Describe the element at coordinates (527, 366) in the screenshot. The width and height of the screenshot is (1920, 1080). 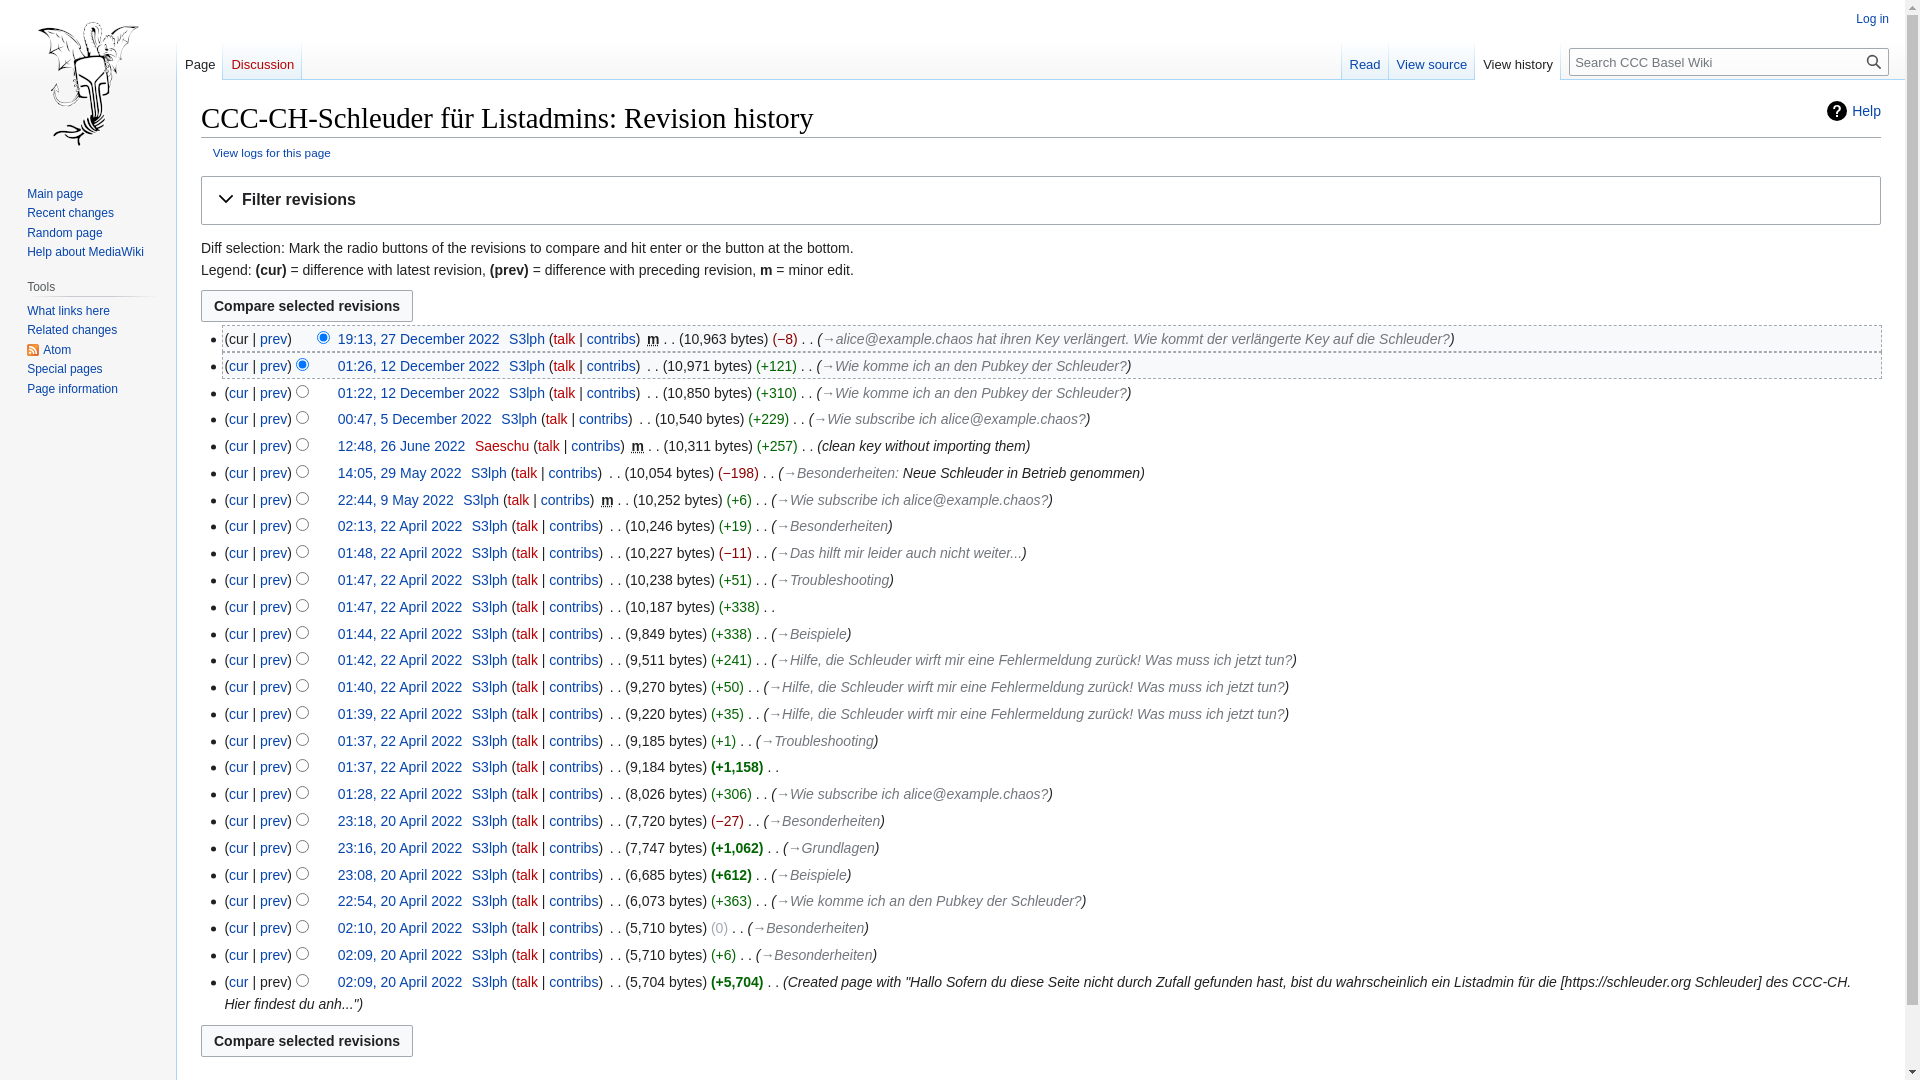
I see `'S3lph'` at that location.